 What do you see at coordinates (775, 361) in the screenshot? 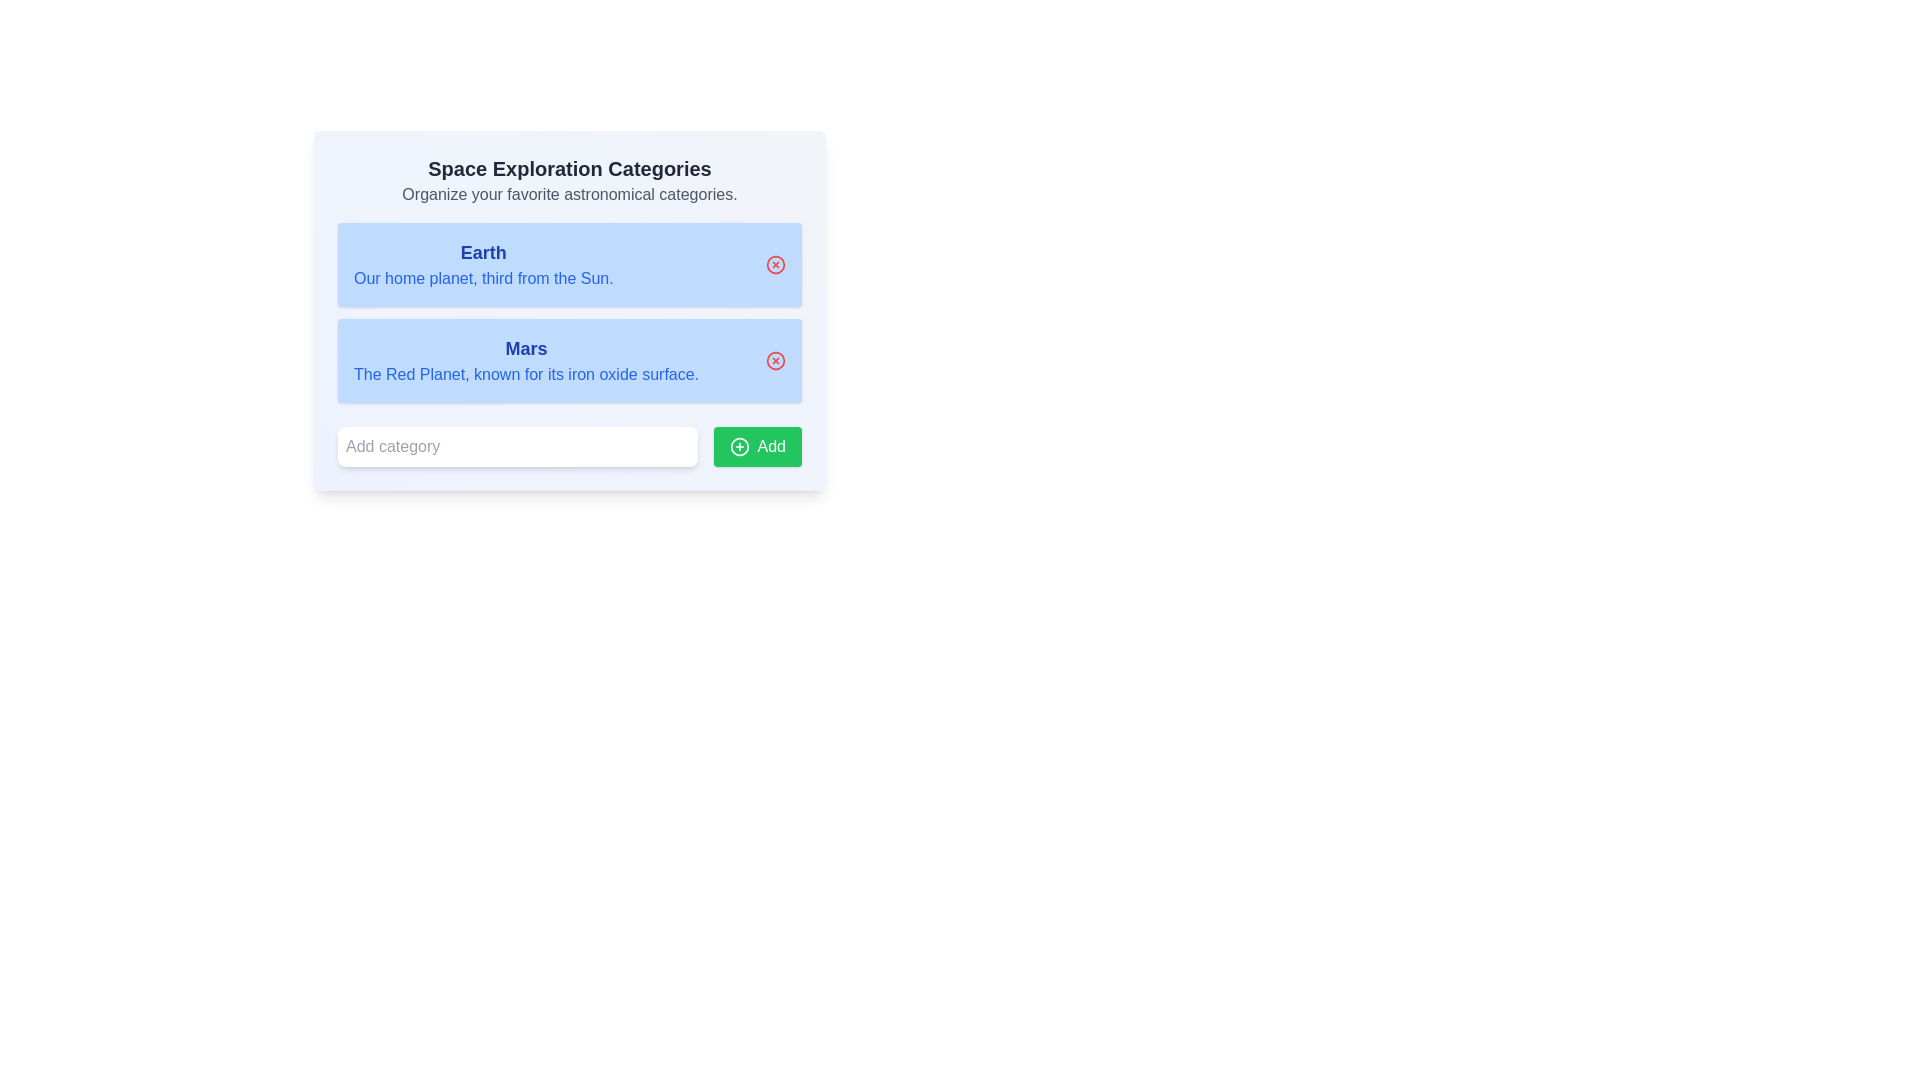
I see `the circular icon button located in the lower-right corner of the 'Mars' card within the 'Space Exploration Categories' list` at bounding box center [775, 361].